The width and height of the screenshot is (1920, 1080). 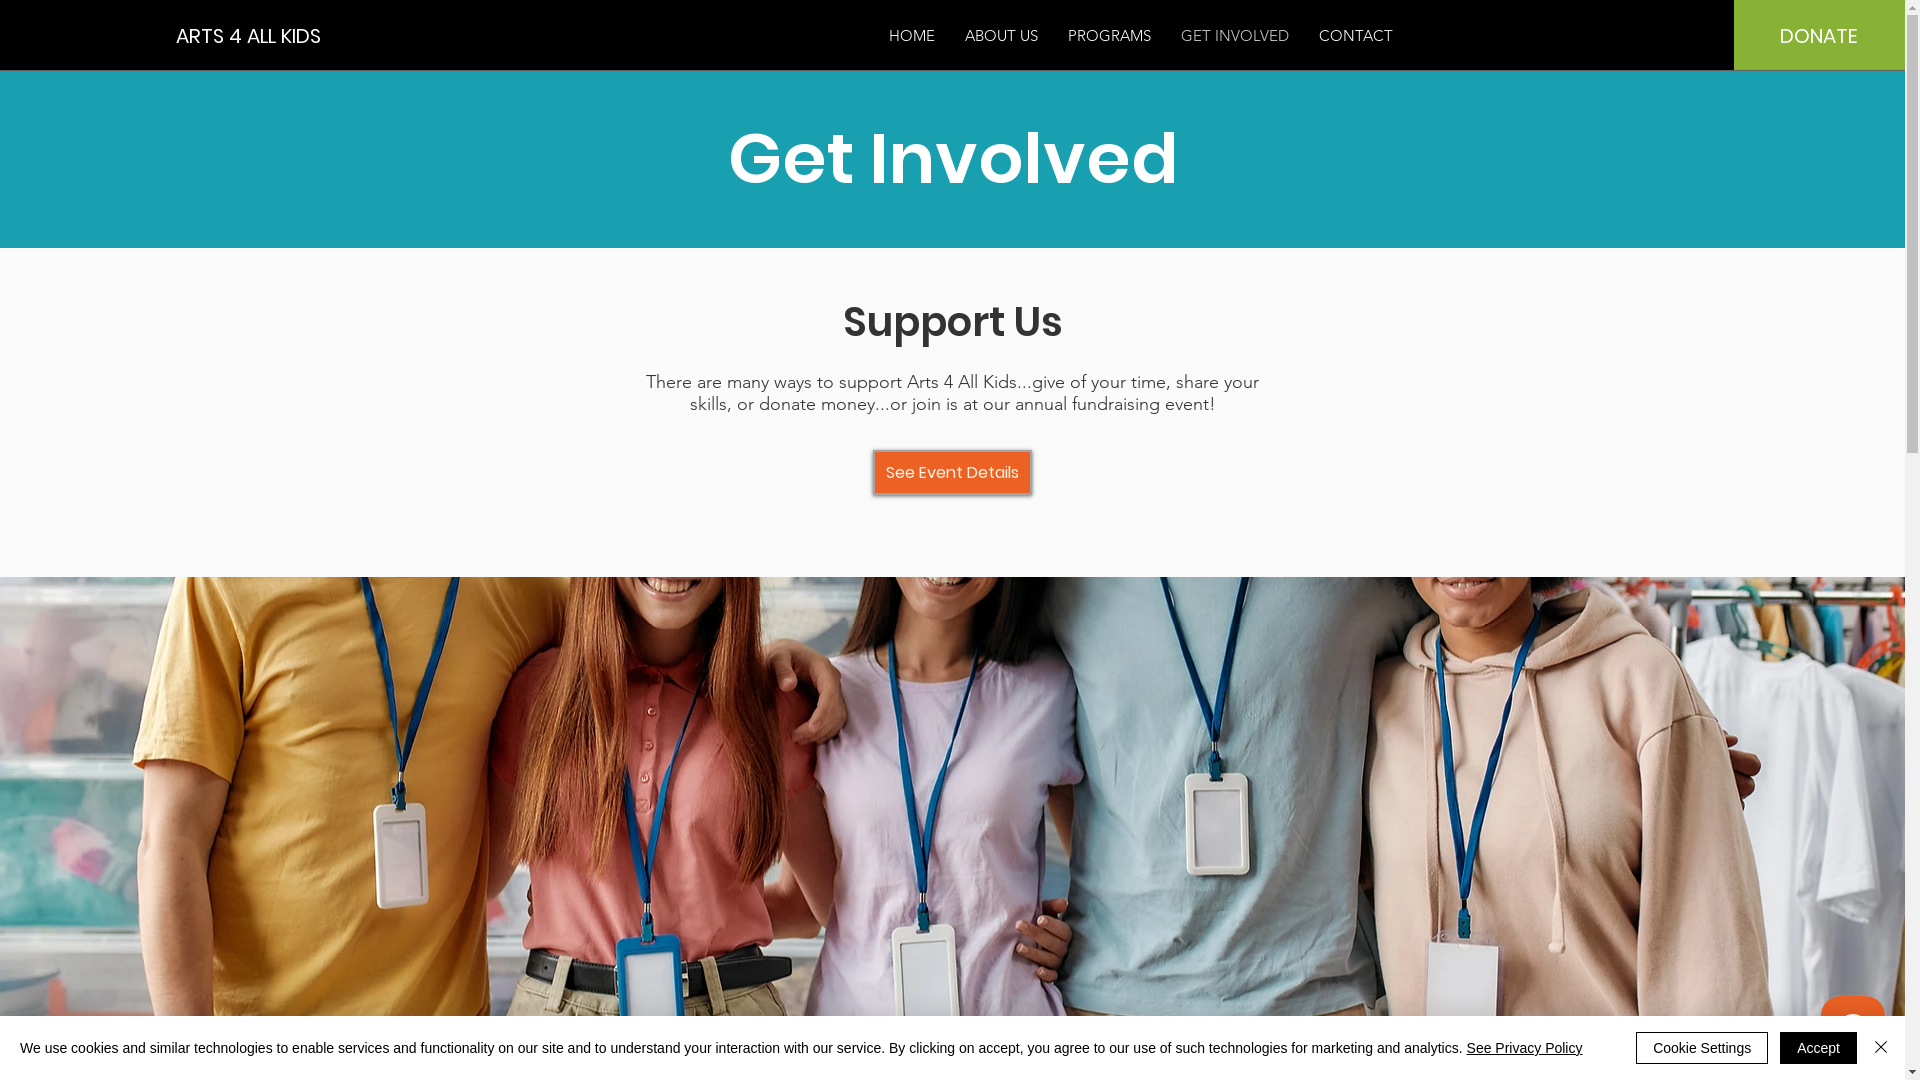 What do you see at coordinates (911, 35) in the screenshot?
I see `'HOME'` at bounding box center [911, 35].